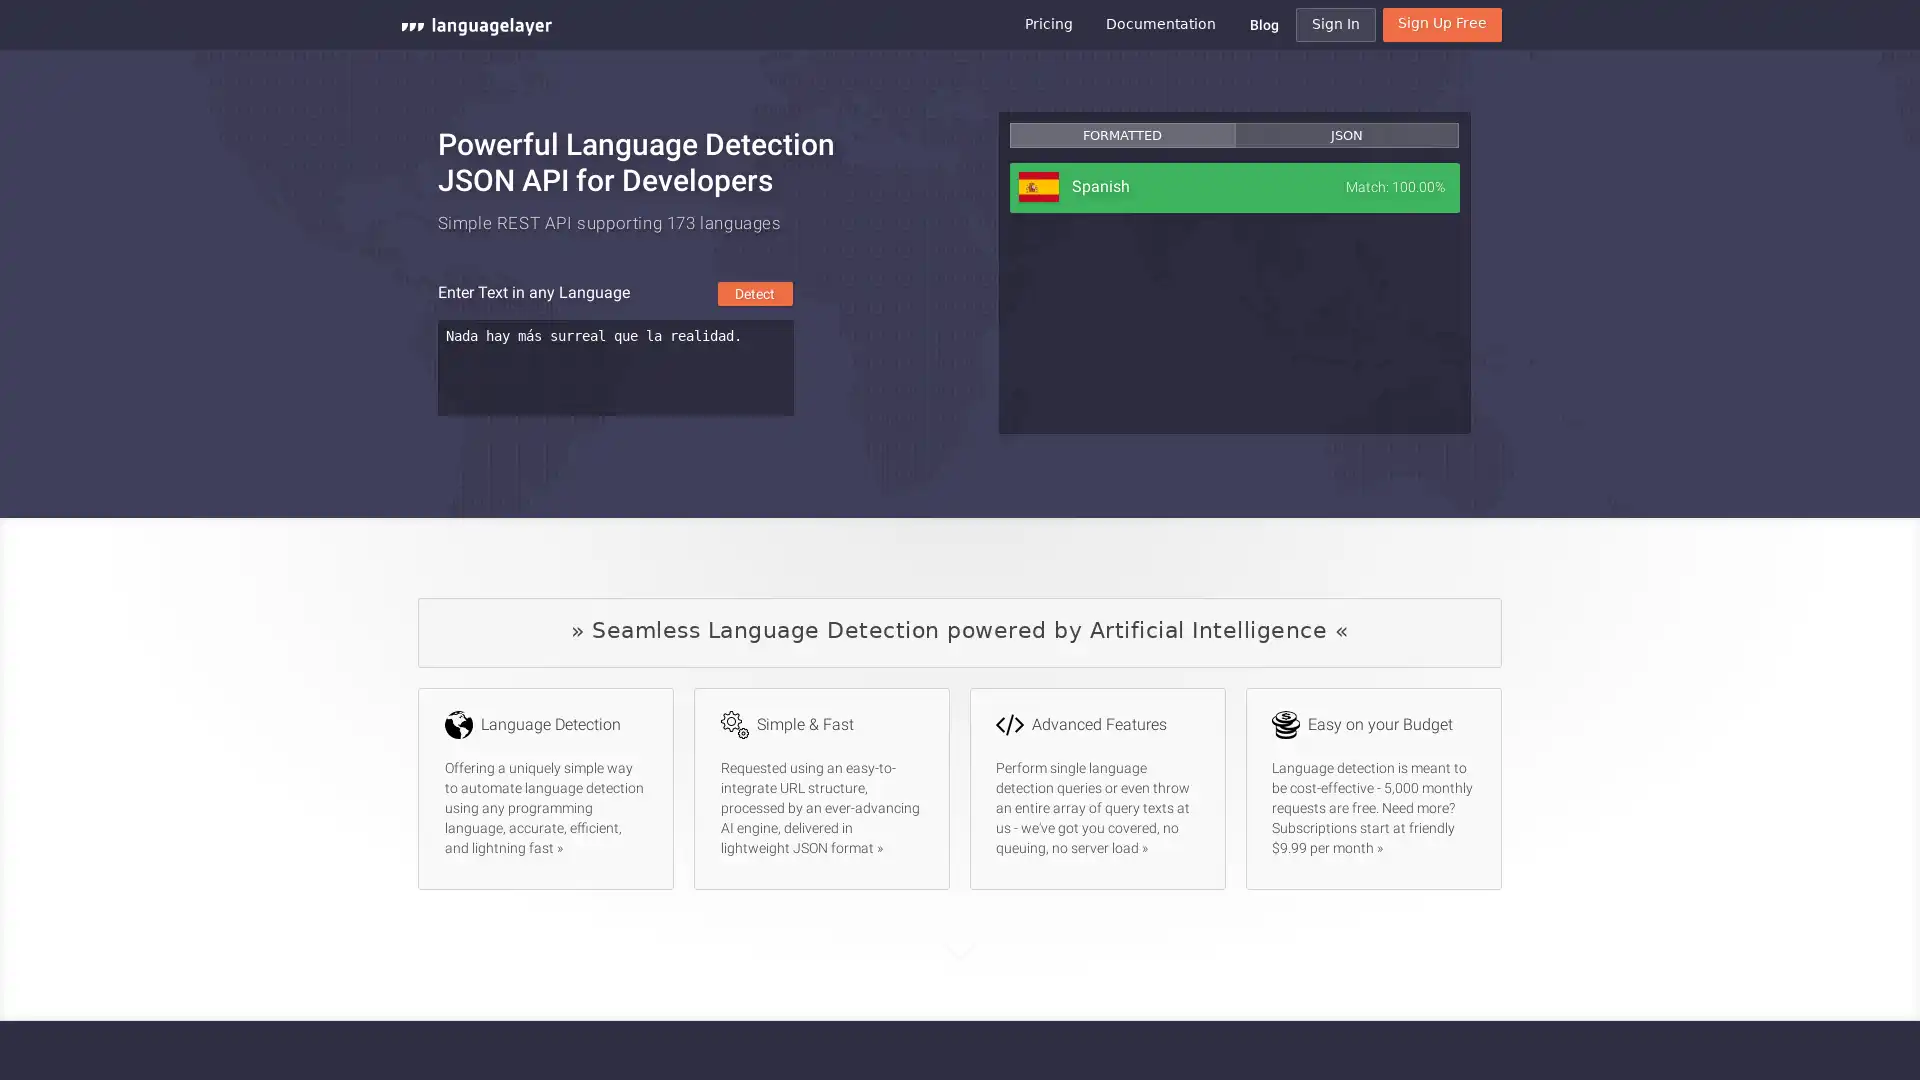  I want to click on JSON, so click(1345, 135).